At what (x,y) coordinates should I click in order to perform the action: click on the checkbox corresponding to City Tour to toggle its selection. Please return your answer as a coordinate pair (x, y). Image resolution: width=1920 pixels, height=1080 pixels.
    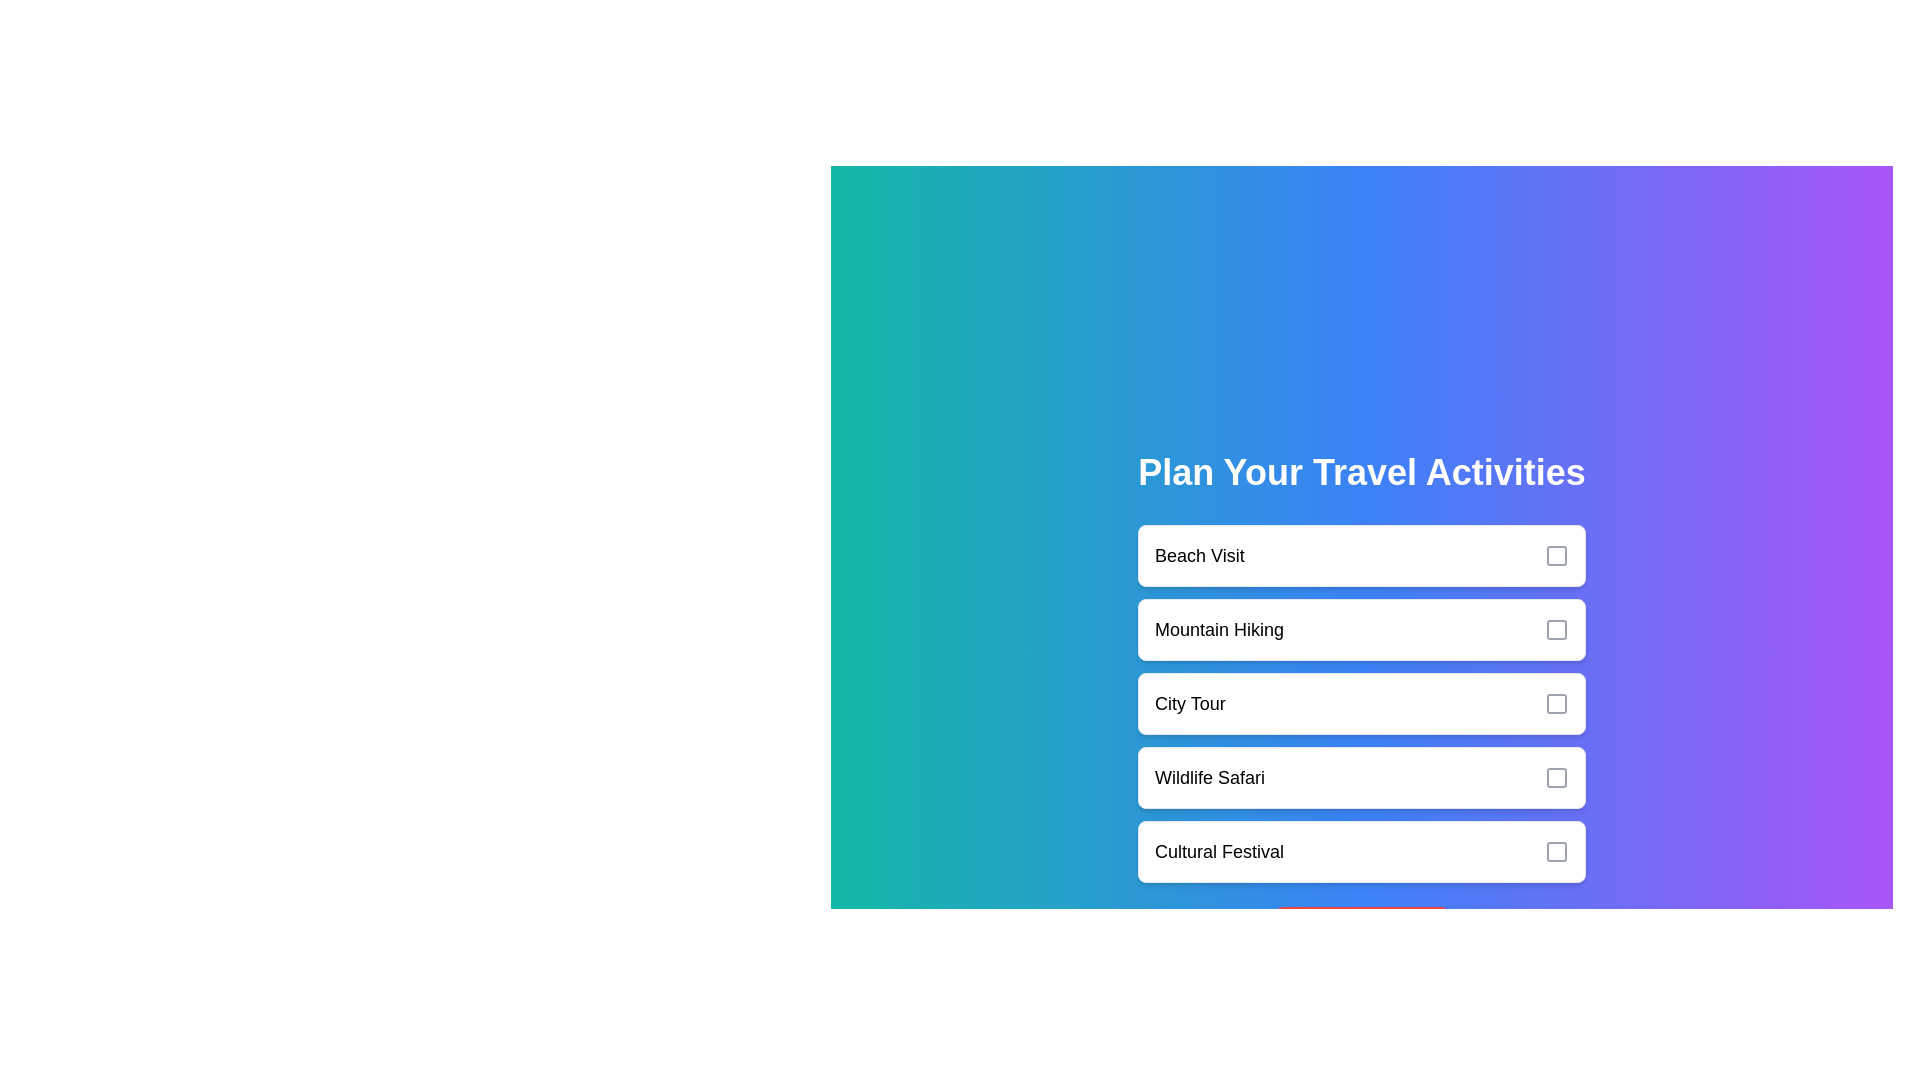
    Looking at the image, I should click on (1555, 703).